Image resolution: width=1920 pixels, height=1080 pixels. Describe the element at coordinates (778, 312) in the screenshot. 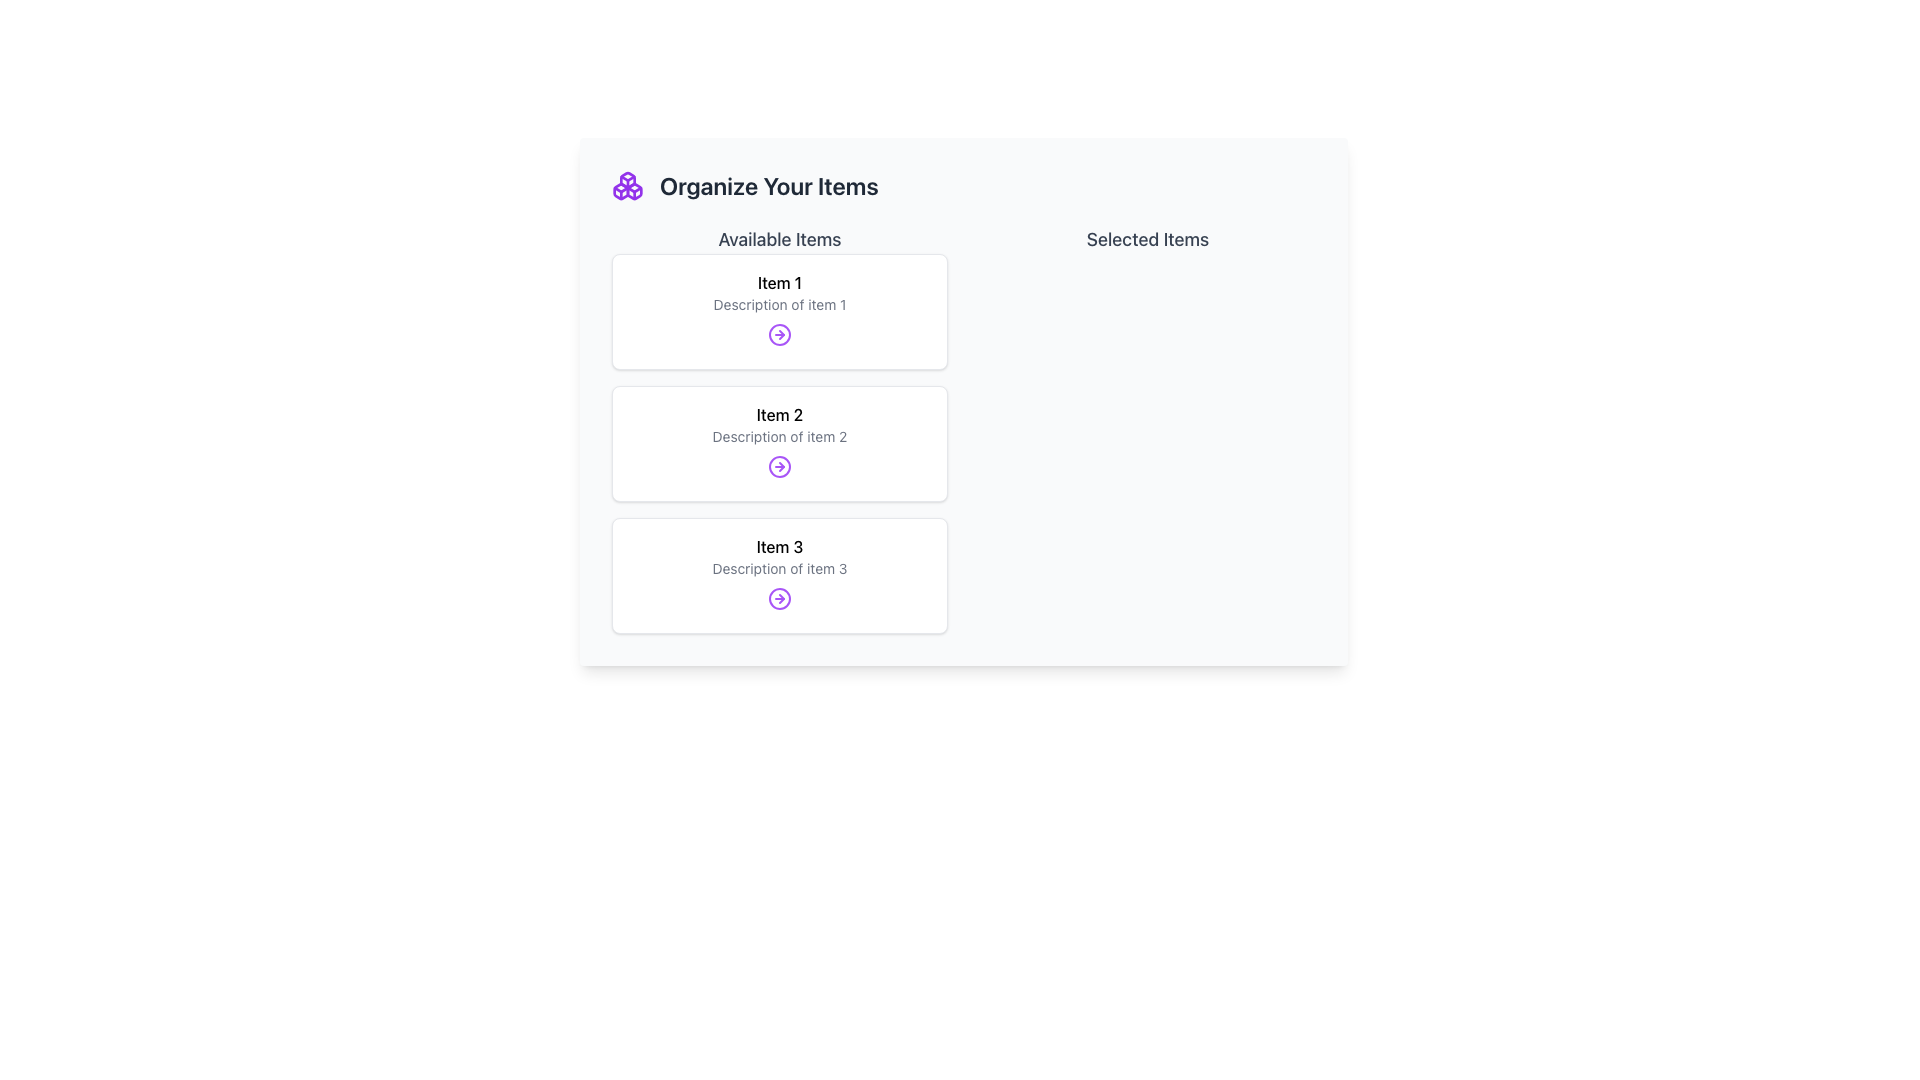

I see `the first informational card summarizing 'Item 1' in the 'Available Items' column` at that location.